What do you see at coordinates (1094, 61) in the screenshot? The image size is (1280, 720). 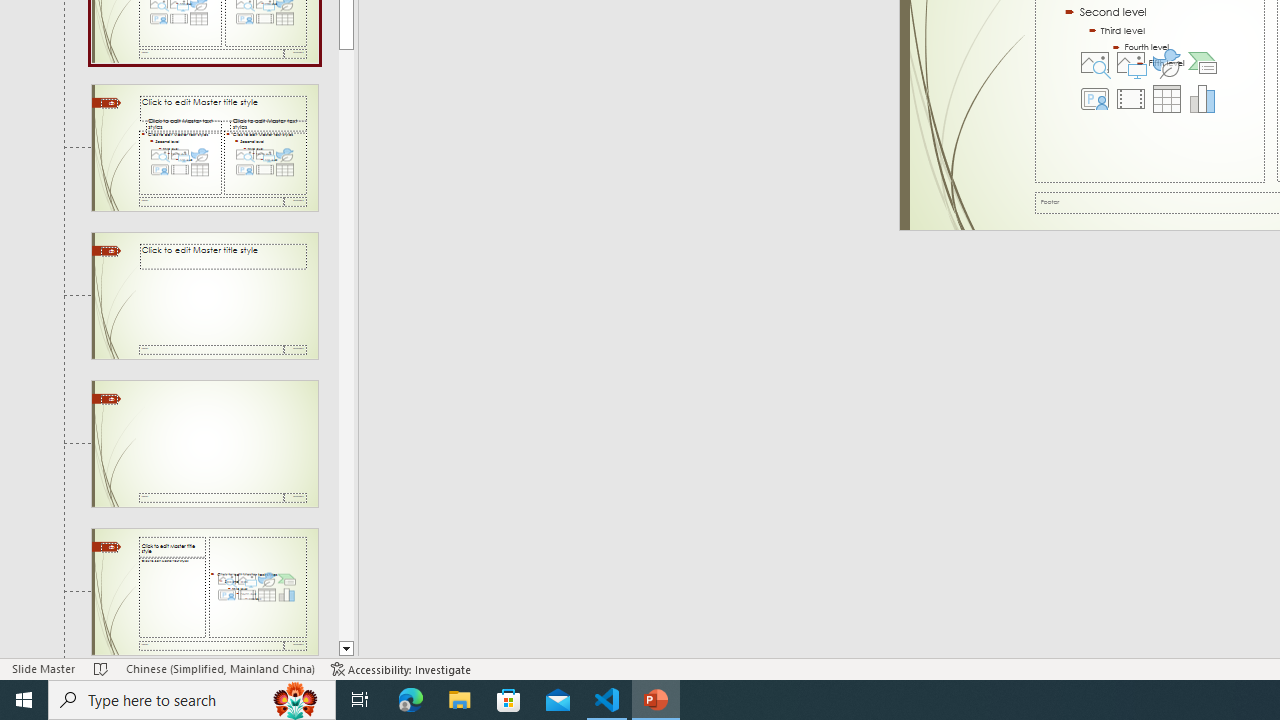 I see `'Stock Images'` at bounding box center [1094, 61].